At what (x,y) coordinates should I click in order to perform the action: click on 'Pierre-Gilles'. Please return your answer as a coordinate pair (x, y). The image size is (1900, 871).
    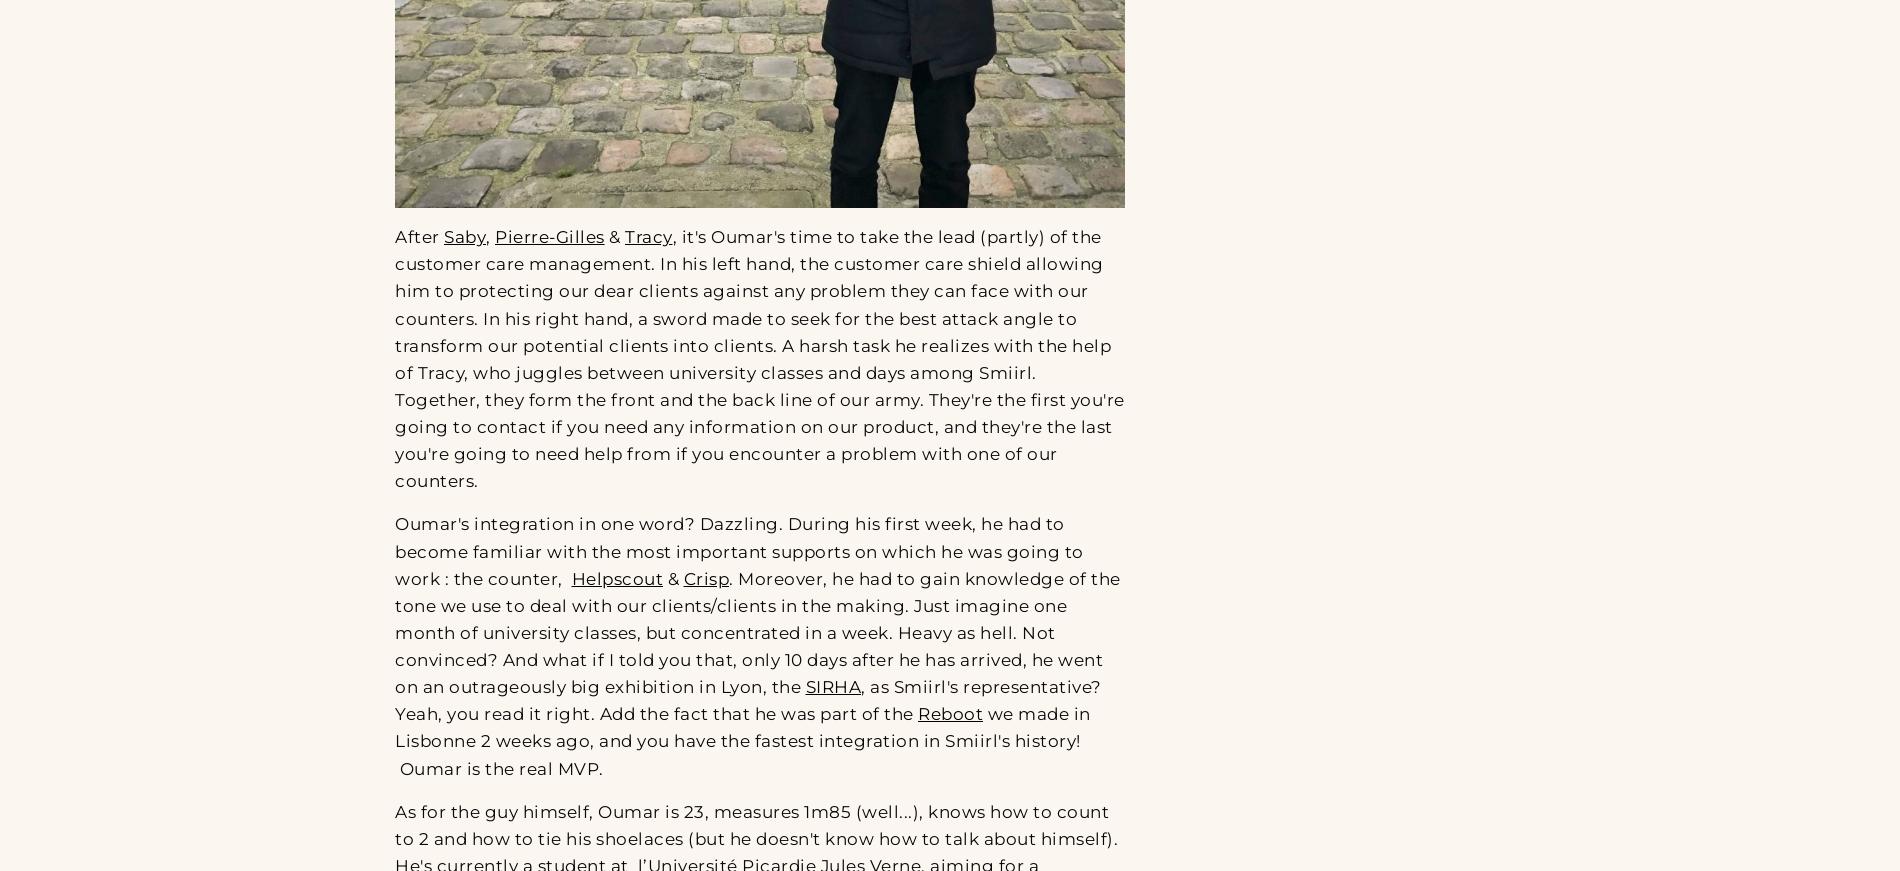
    Looking at the image, I should click on (549, 236).